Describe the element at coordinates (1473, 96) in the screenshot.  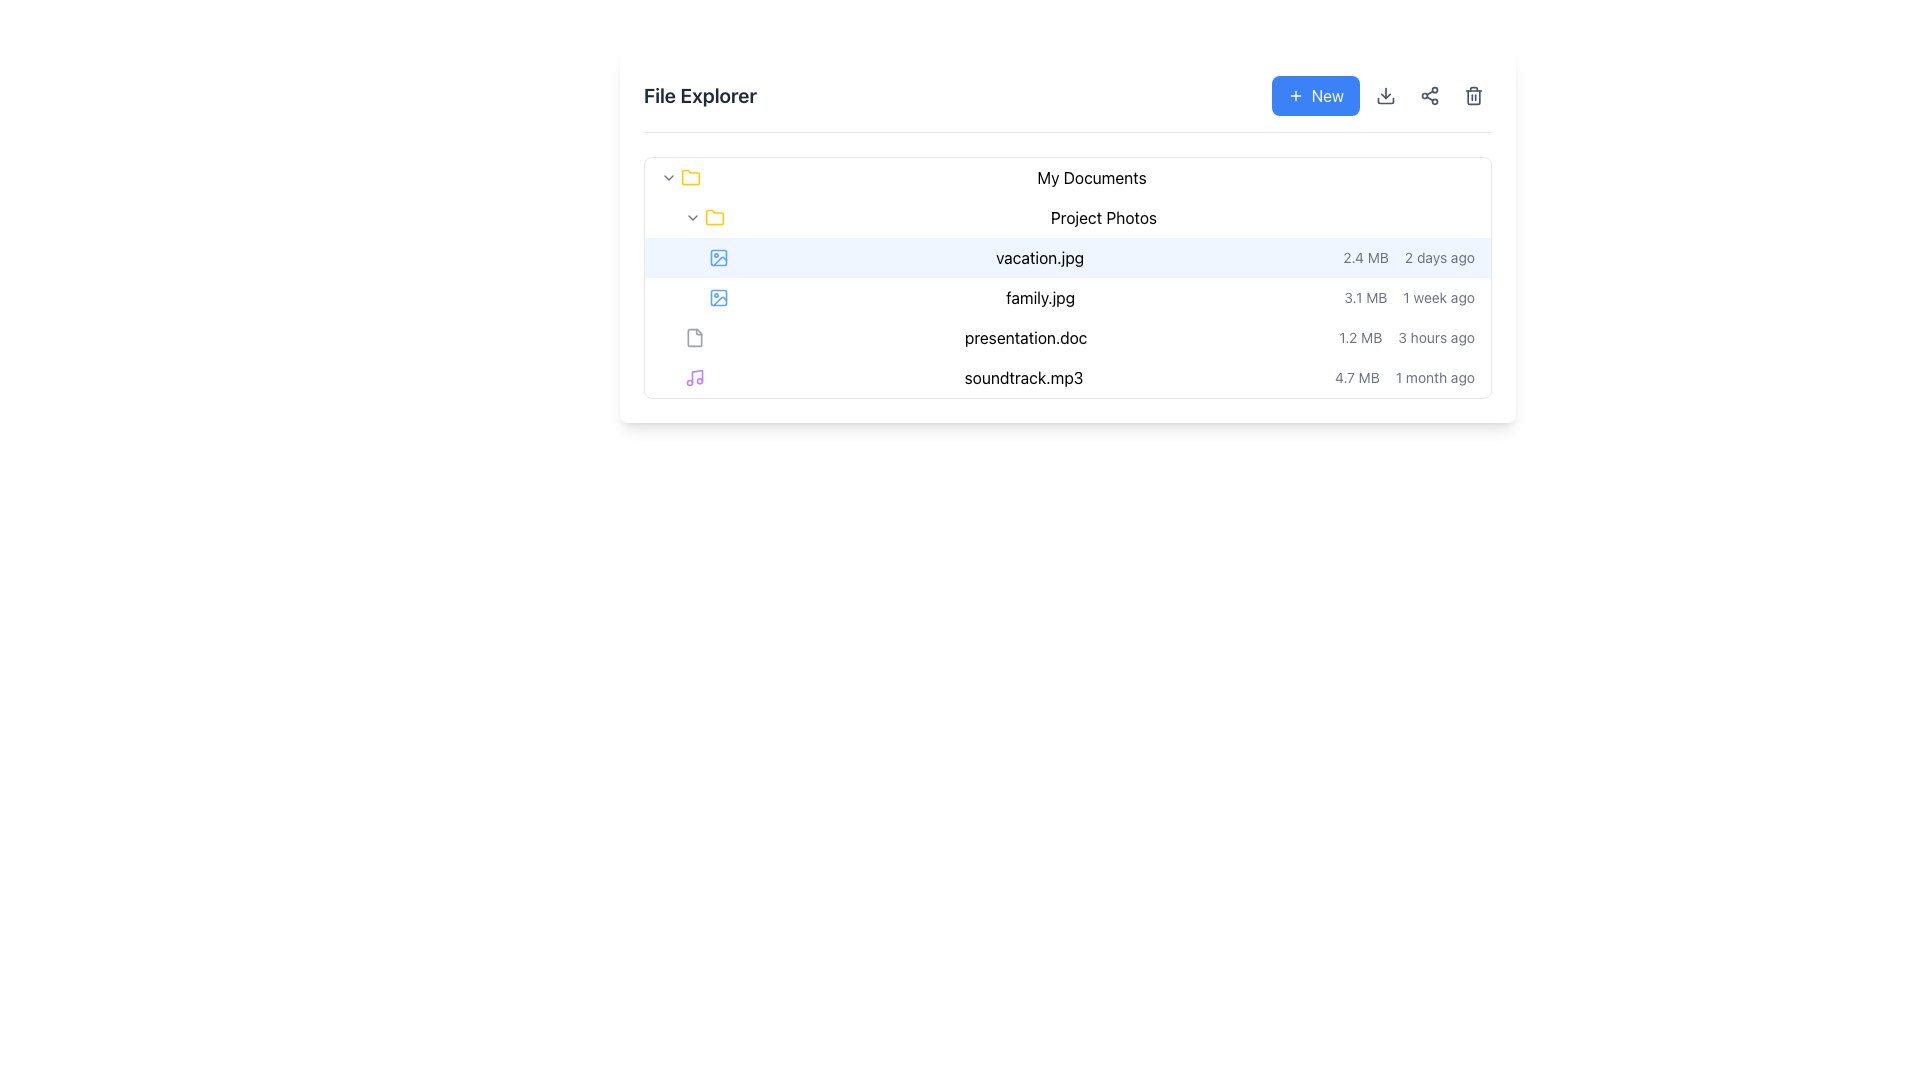
I see `the trash can icon button located in the top-right corner of the 'File Explorer' section` at that location.